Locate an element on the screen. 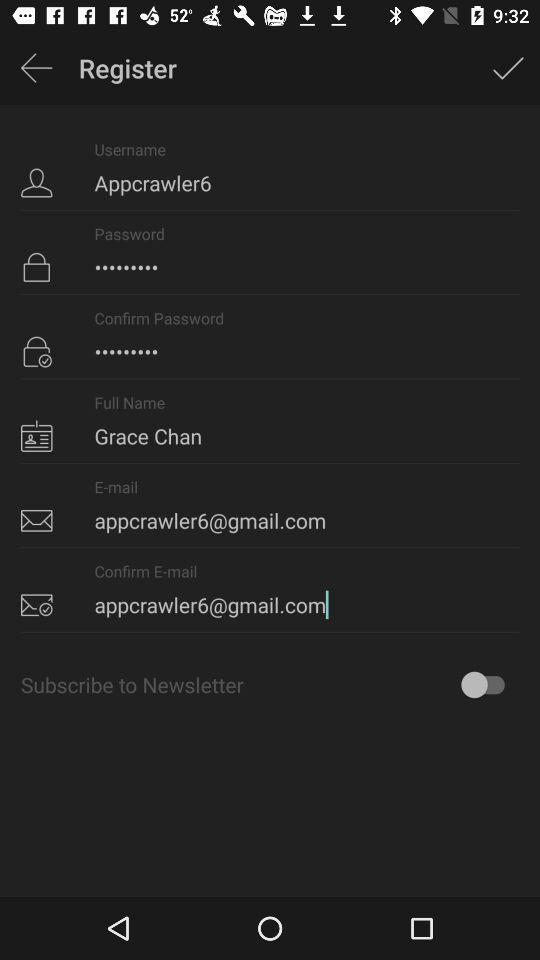 The width and height of the screenshot is (540, 960). grace chan is located at coordinates (270, 421).